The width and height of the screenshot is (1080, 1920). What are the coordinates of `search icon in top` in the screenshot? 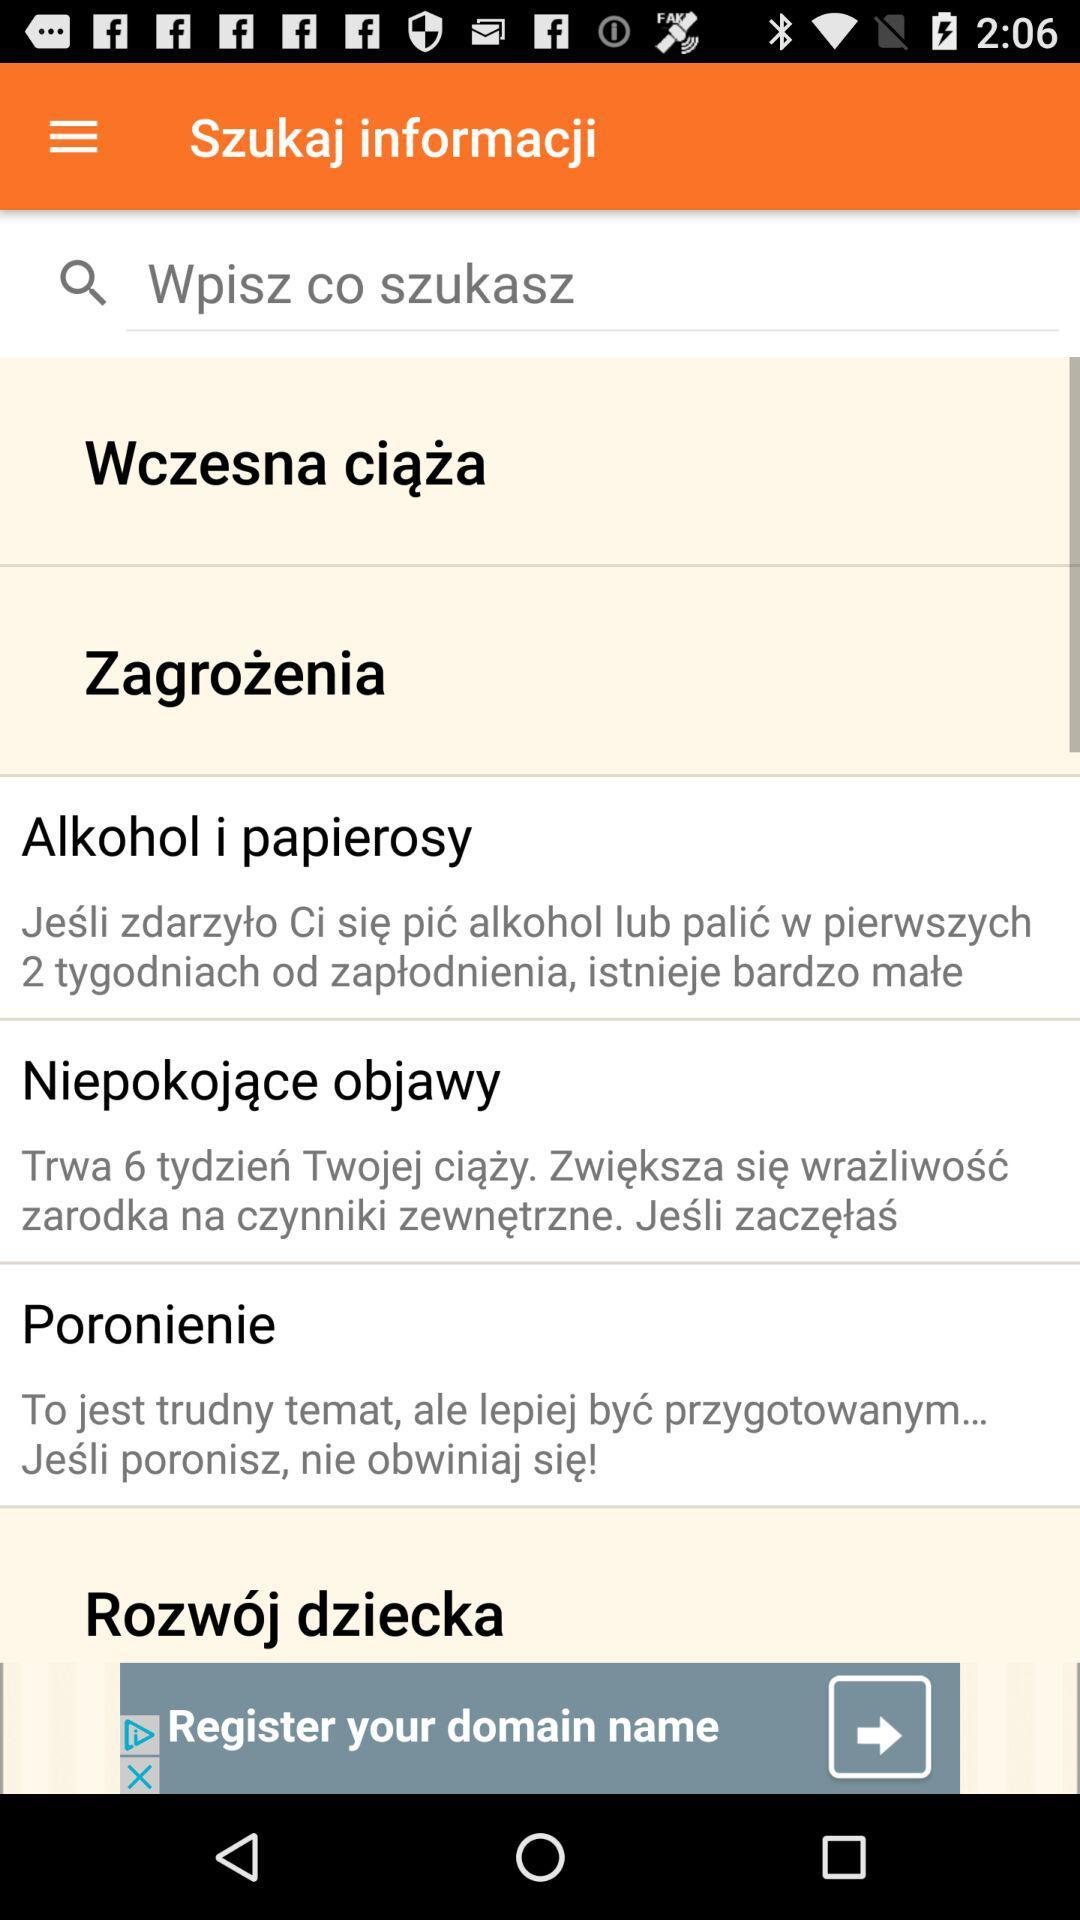 It's located at (83, 282).